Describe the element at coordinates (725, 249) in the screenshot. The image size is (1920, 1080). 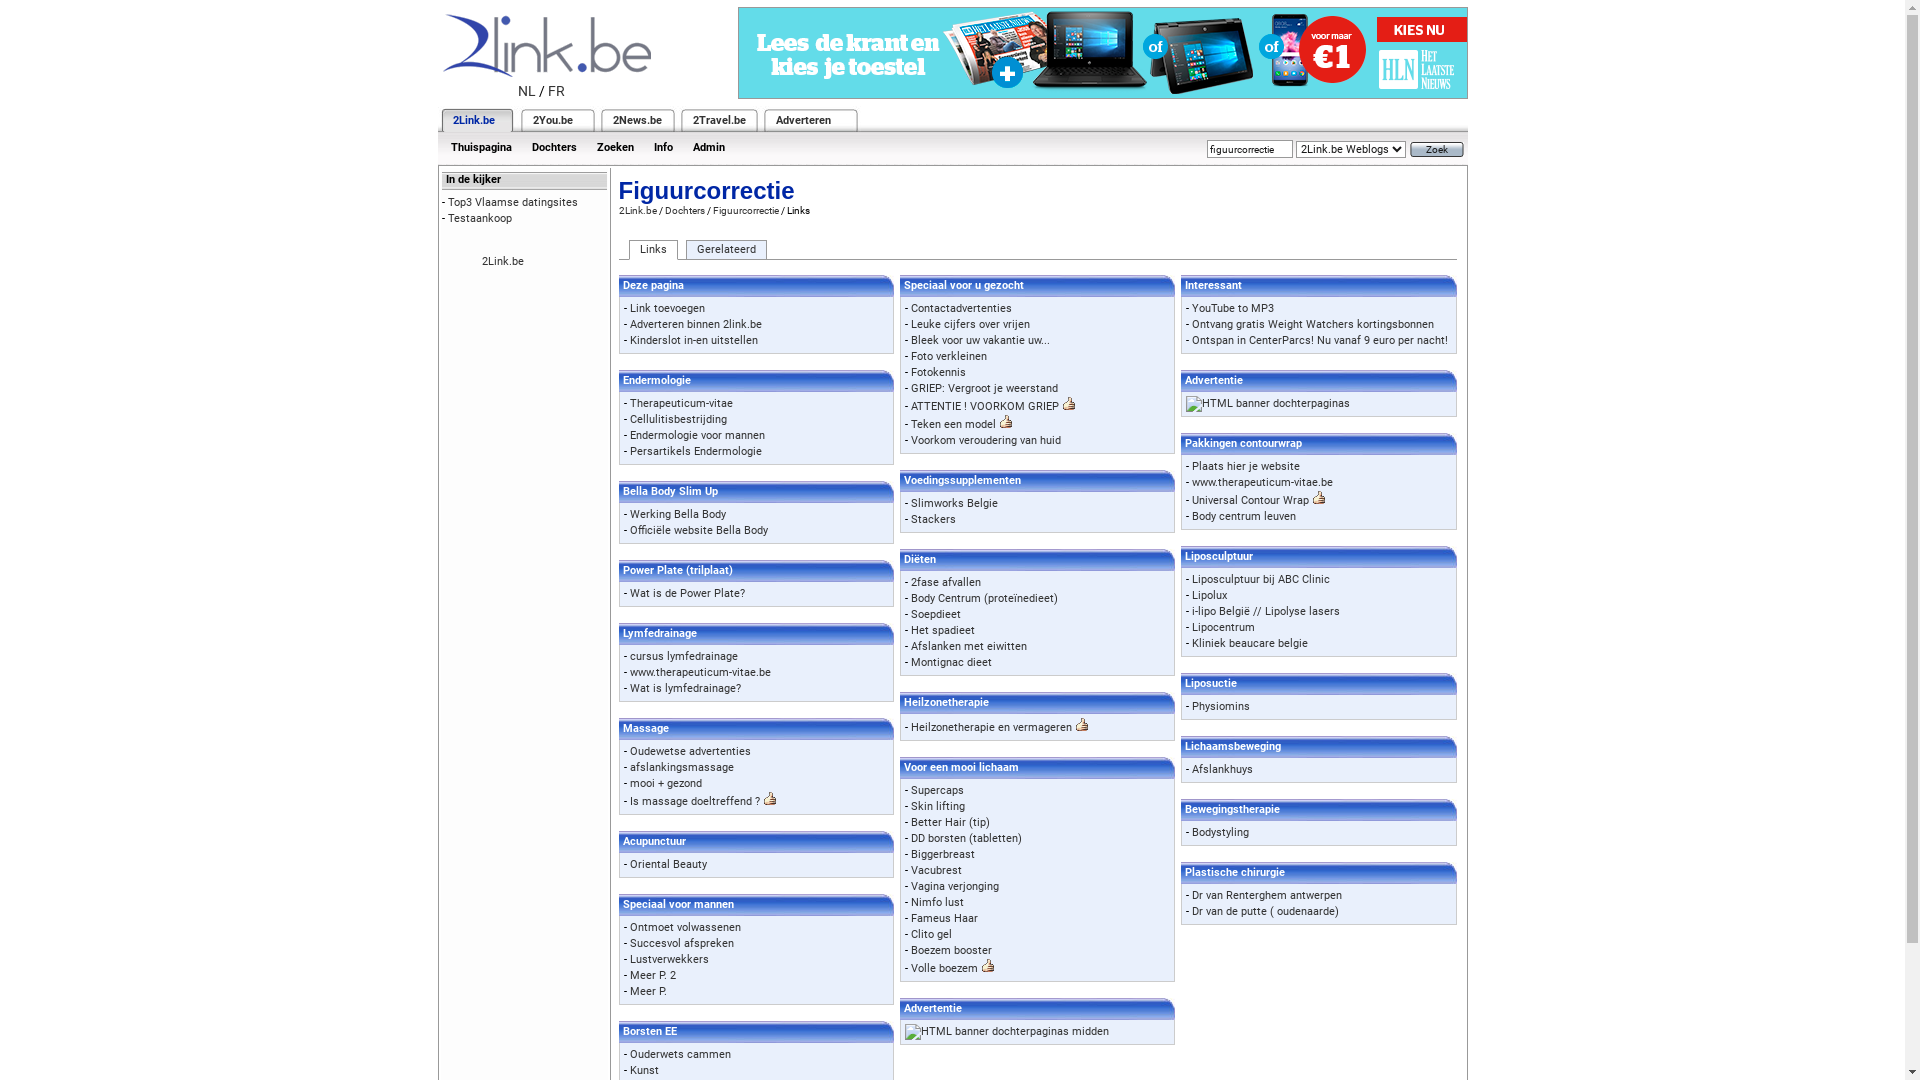
I see `'Gerelateerd'` at that location.